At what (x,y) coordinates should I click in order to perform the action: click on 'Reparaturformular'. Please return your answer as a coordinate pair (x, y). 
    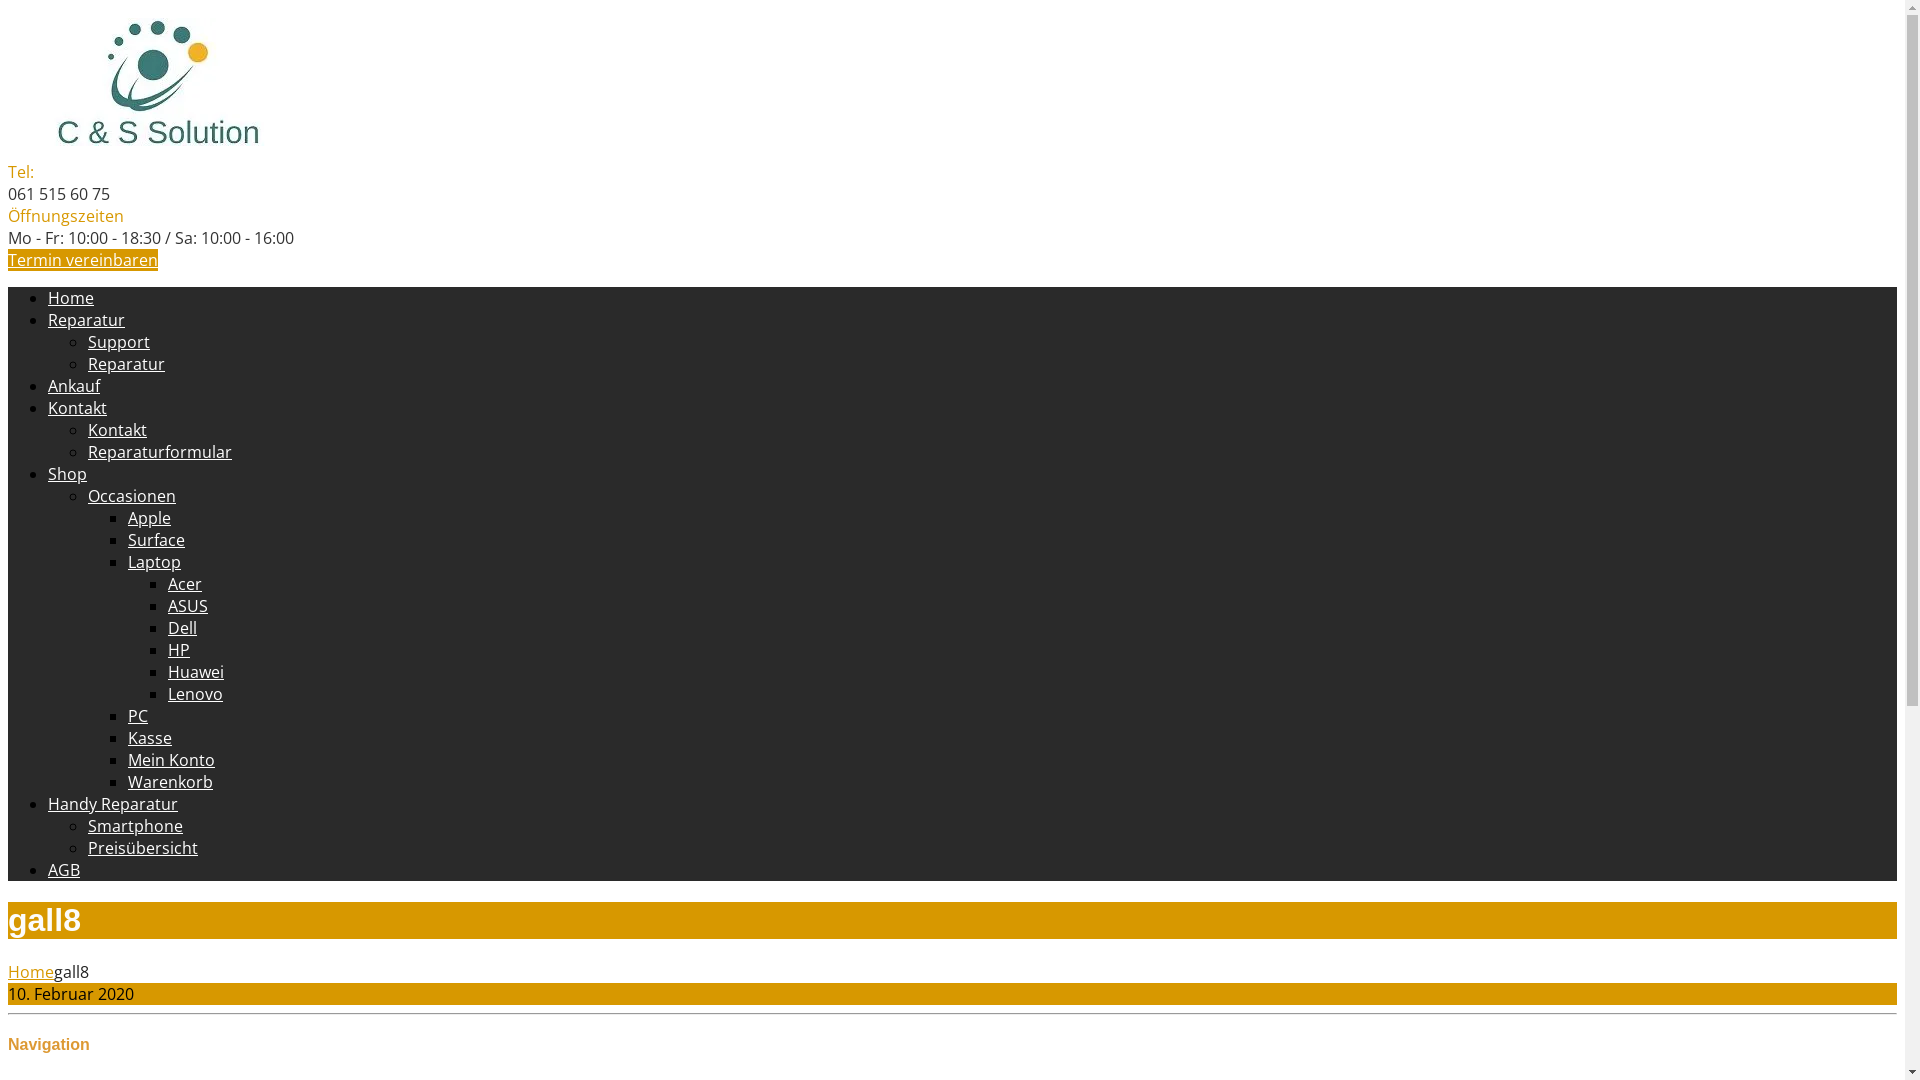
    Looking at the image, I should click on (158, 451).